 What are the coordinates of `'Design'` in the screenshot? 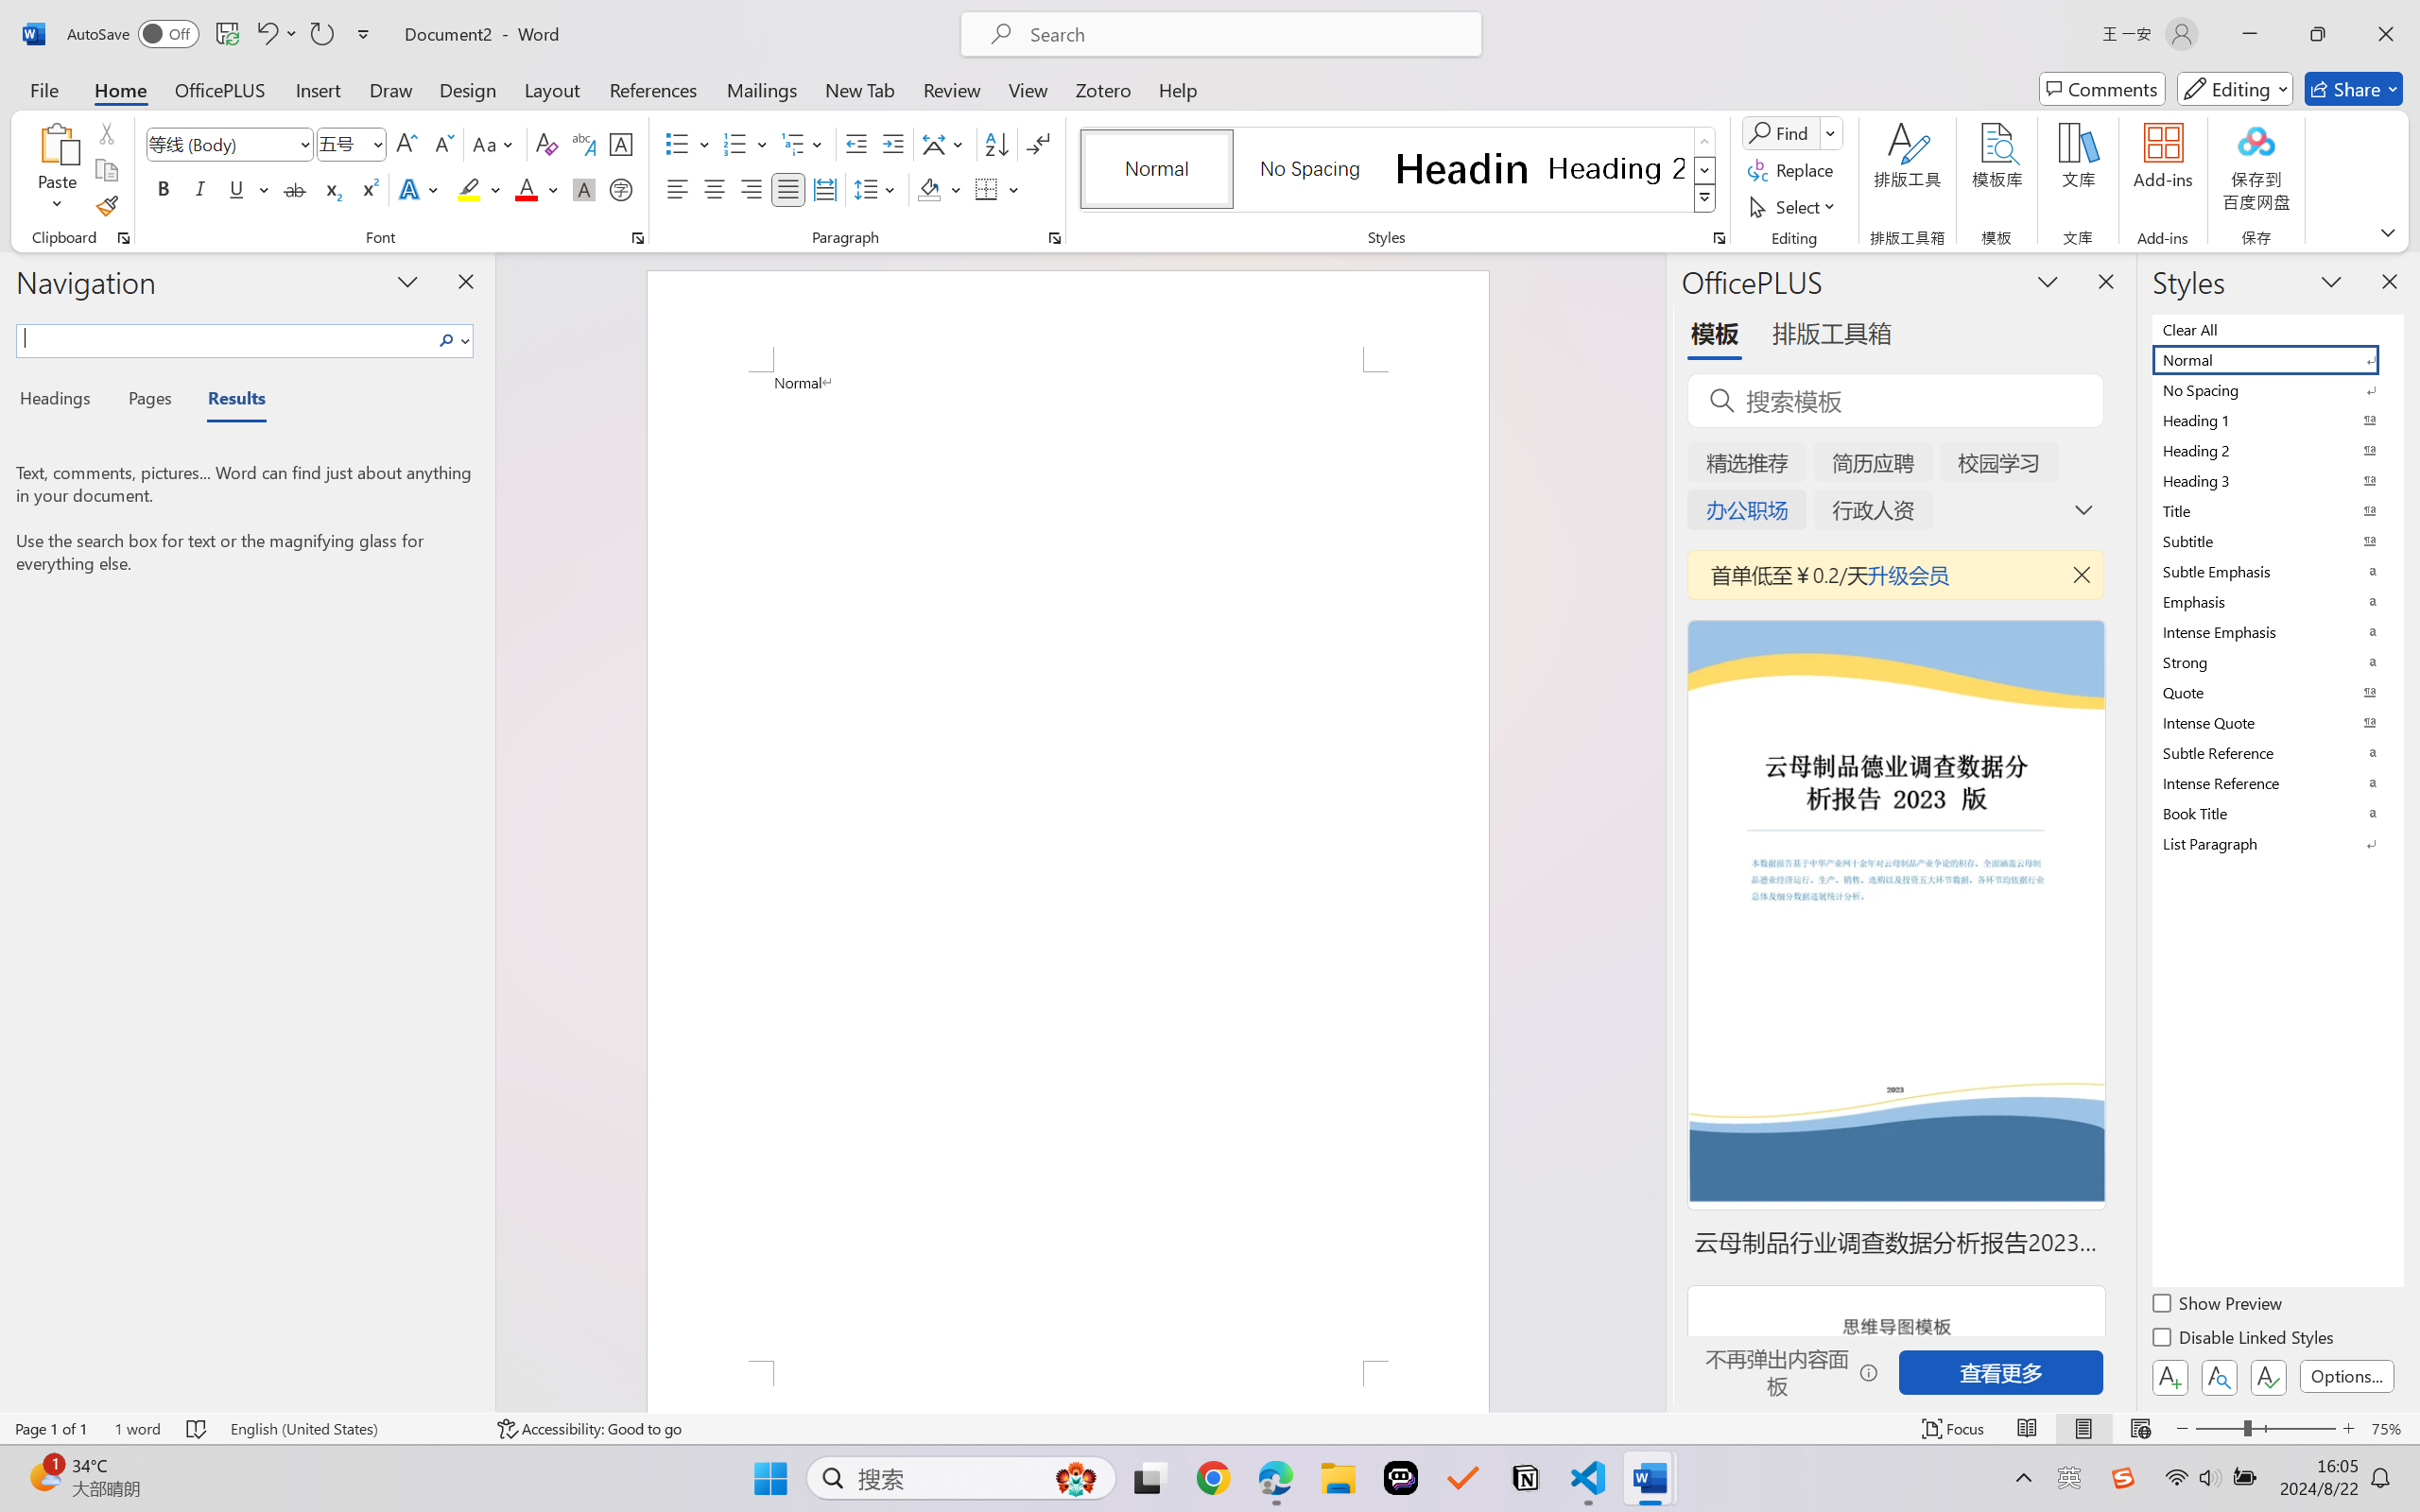 It's located at (467, 88).